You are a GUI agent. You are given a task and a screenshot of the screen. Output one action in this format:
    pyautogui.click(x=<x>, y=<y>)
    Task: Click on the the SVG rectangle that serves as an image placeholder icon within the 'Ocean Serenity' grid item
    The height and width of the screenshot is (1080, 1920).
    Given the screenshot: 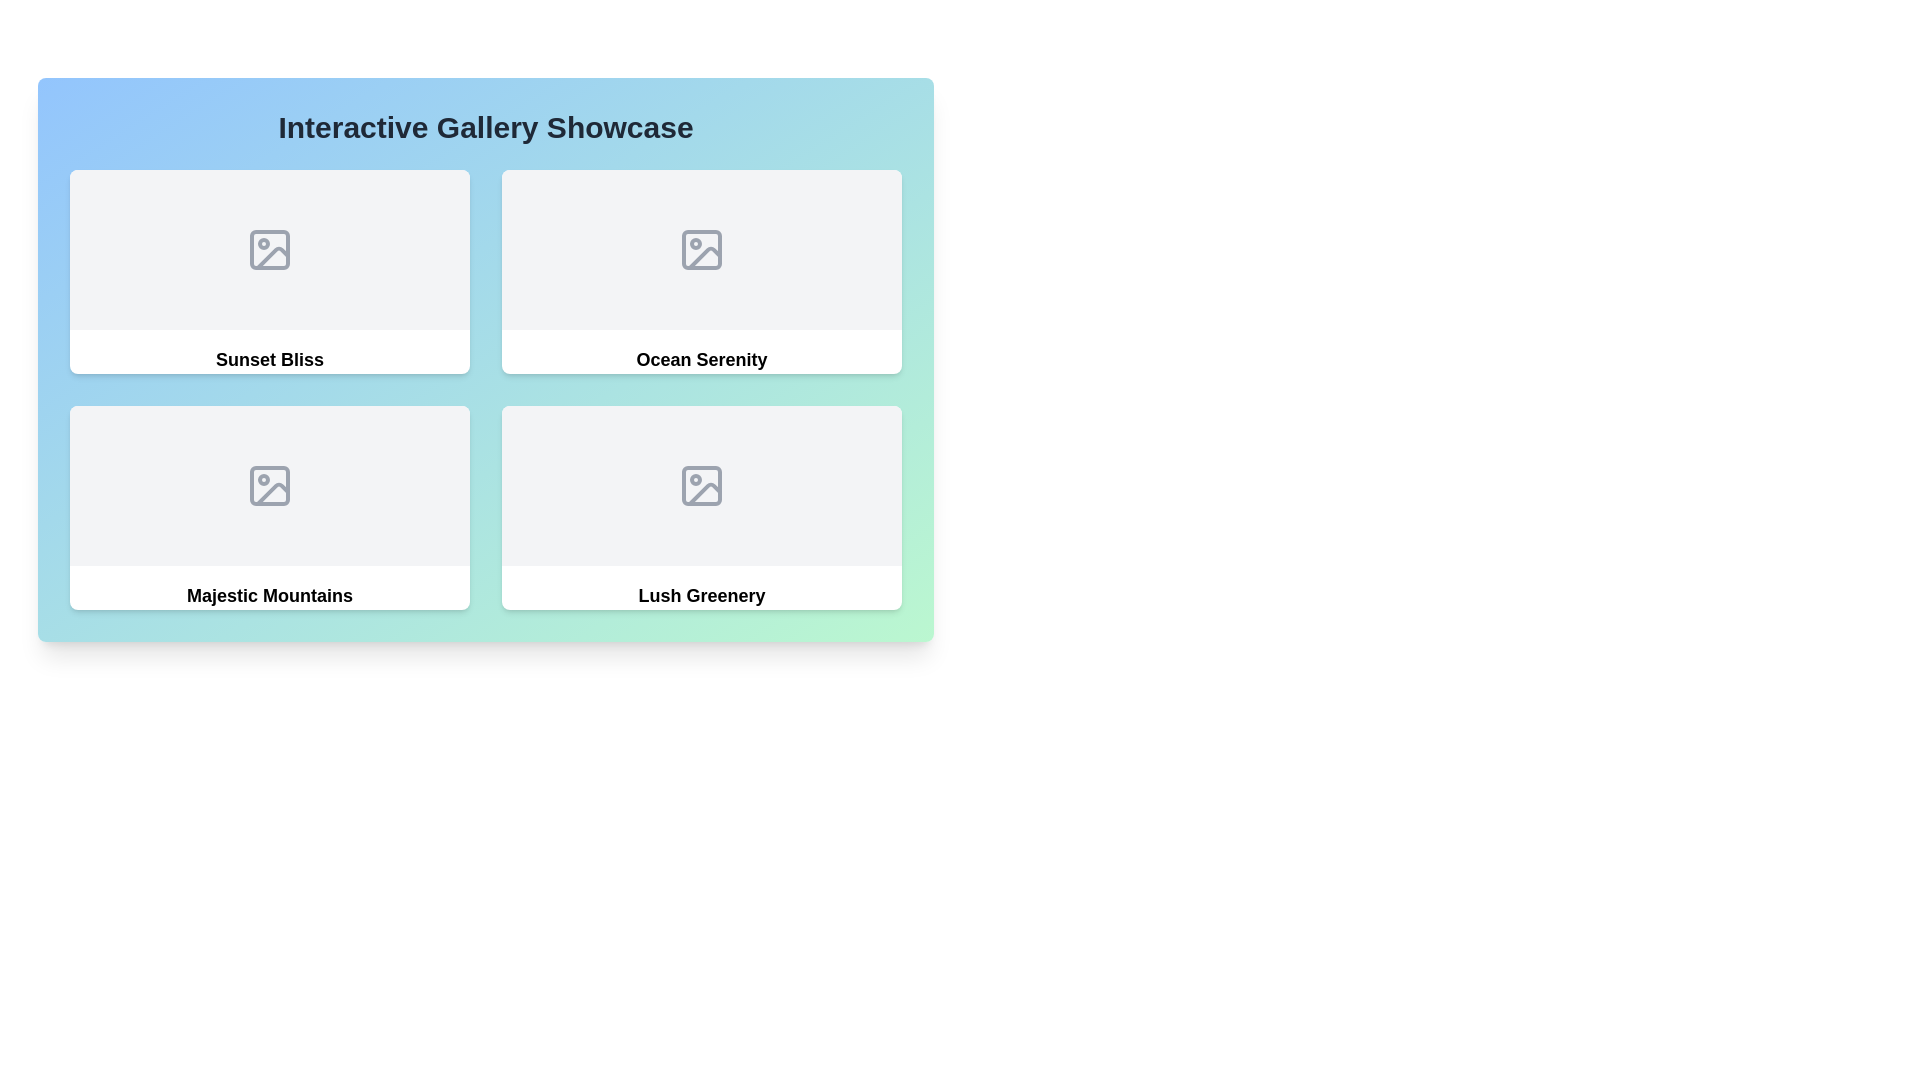 What is the action you would take?
    pyautogui.click(x=701, y=249)
    